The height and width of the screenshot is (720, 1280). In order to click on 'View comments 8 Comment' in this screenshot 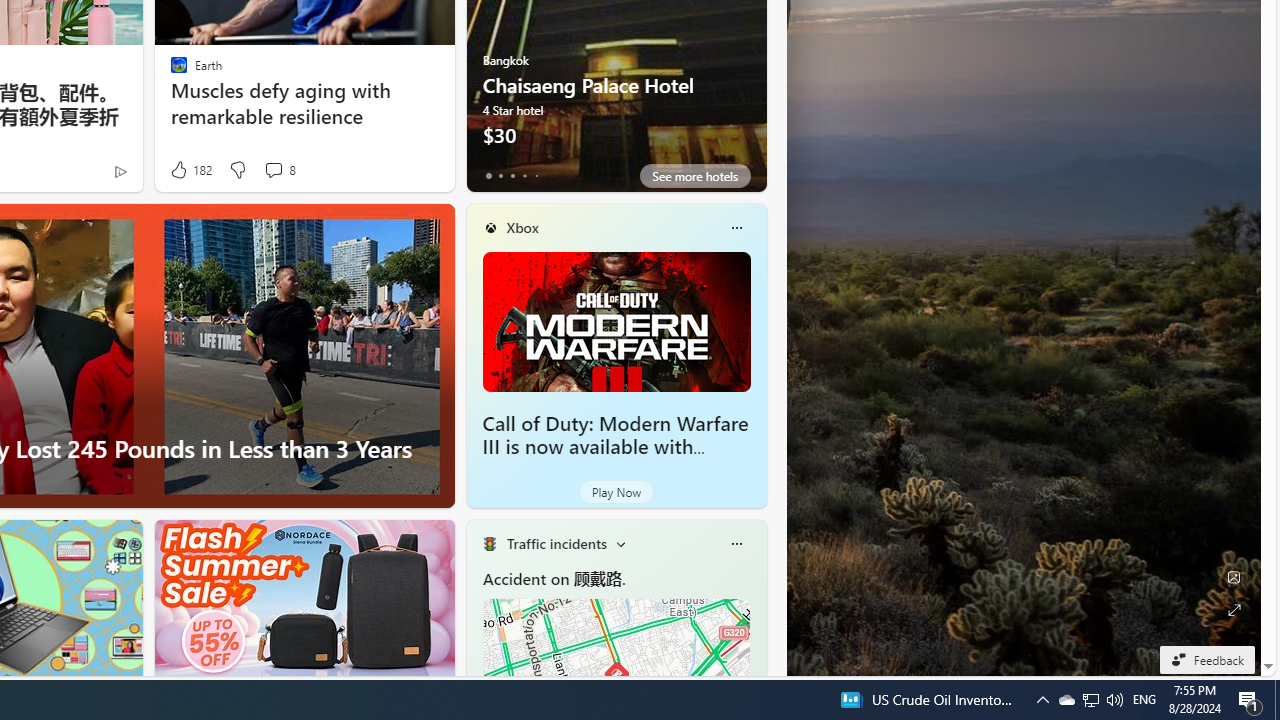, I will do `click(278, 169)`.